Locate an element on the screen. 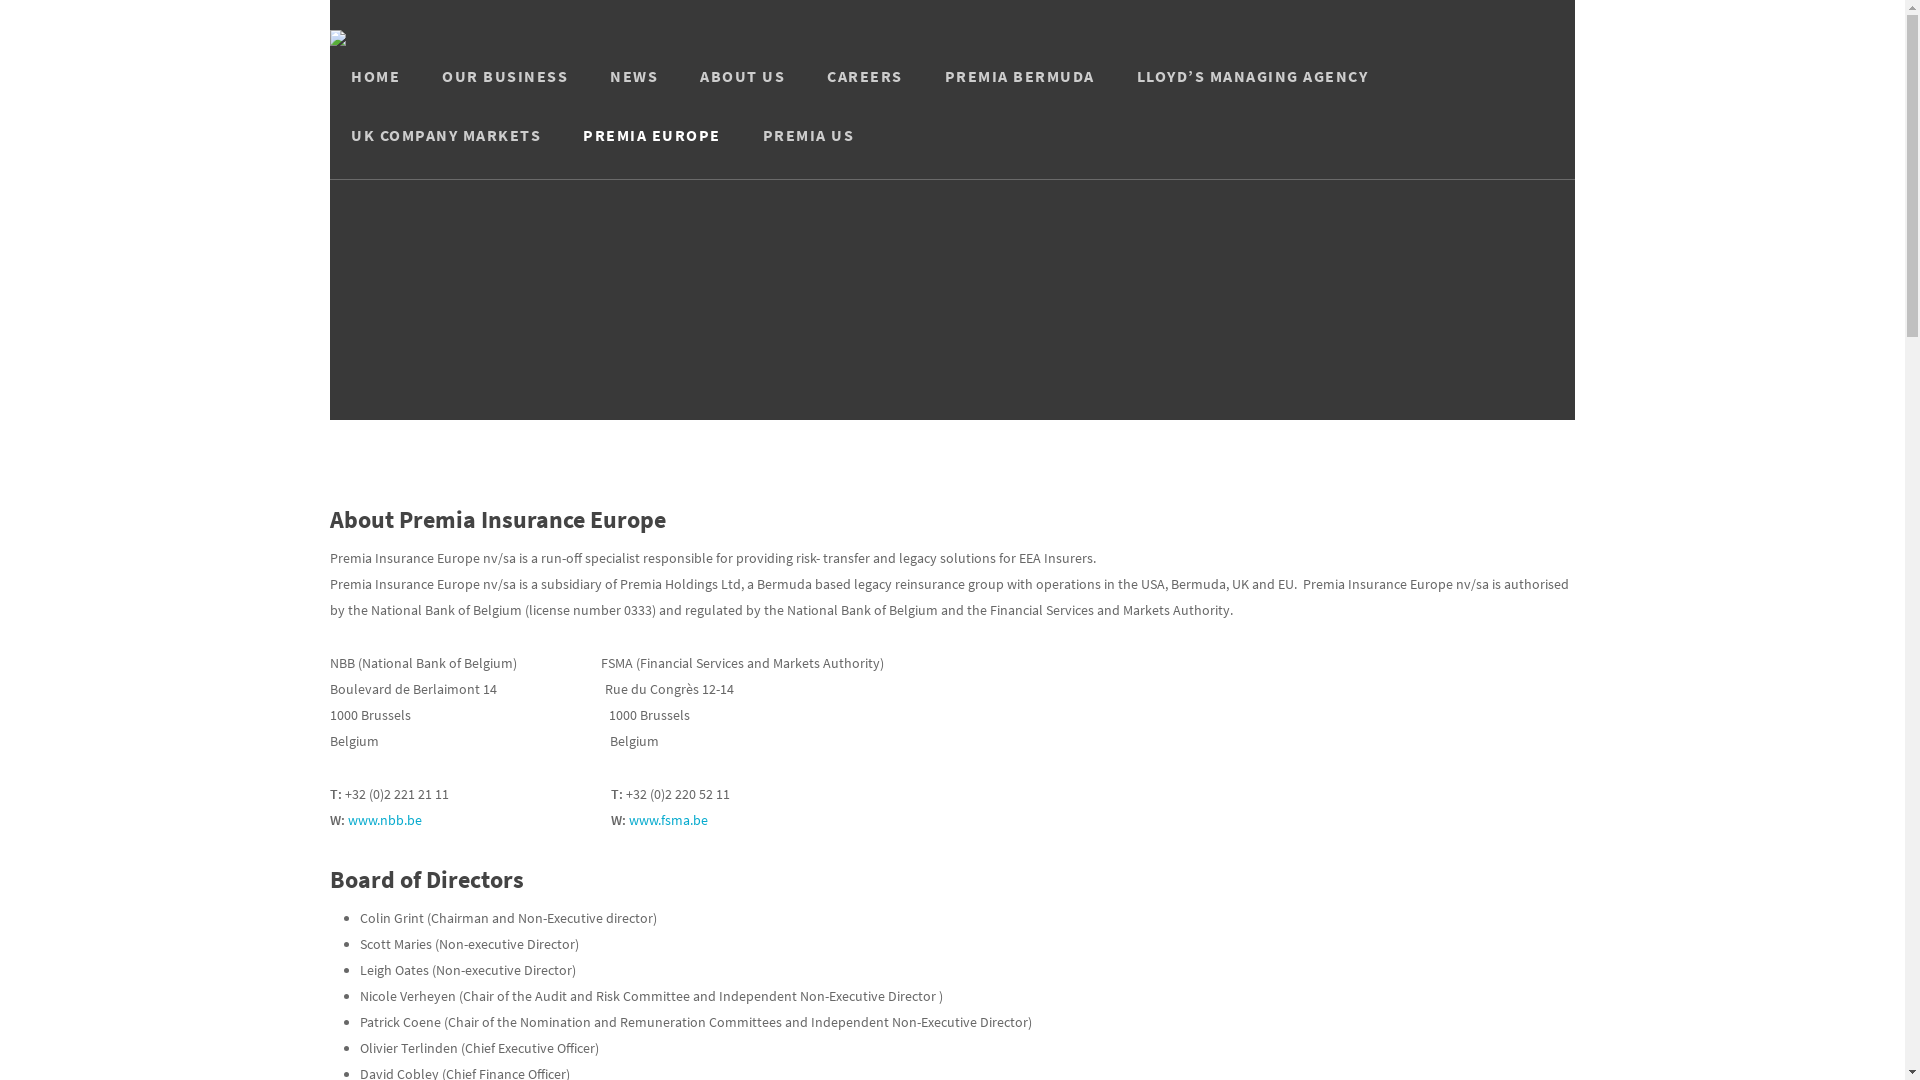 This screenshot has width=1920, height=1080. 'PREMIA BERMUDA' is located at coordinates (923, 91).